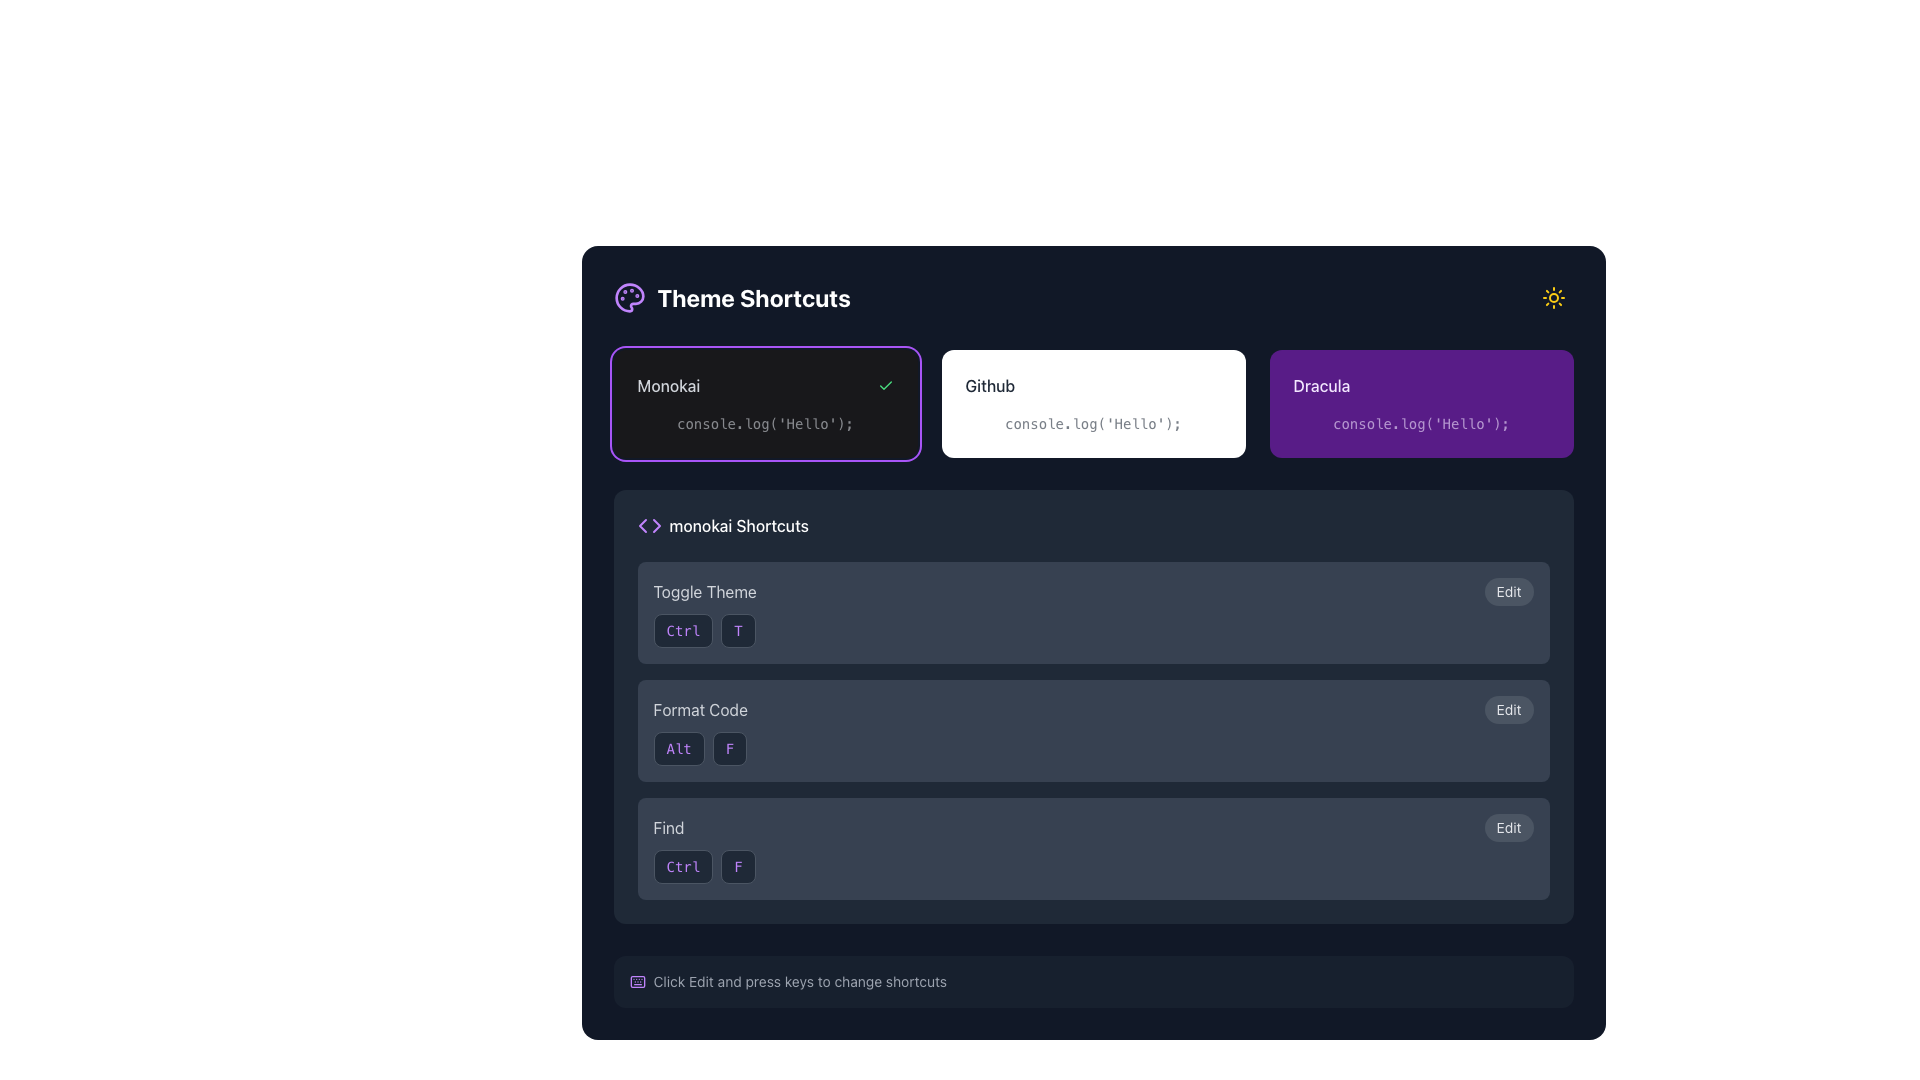  I want to click on the text label displaying the word 'Find', which is styled in gray and located within a dark rectangular section next to the 'Edit' button, so click(668, 828).